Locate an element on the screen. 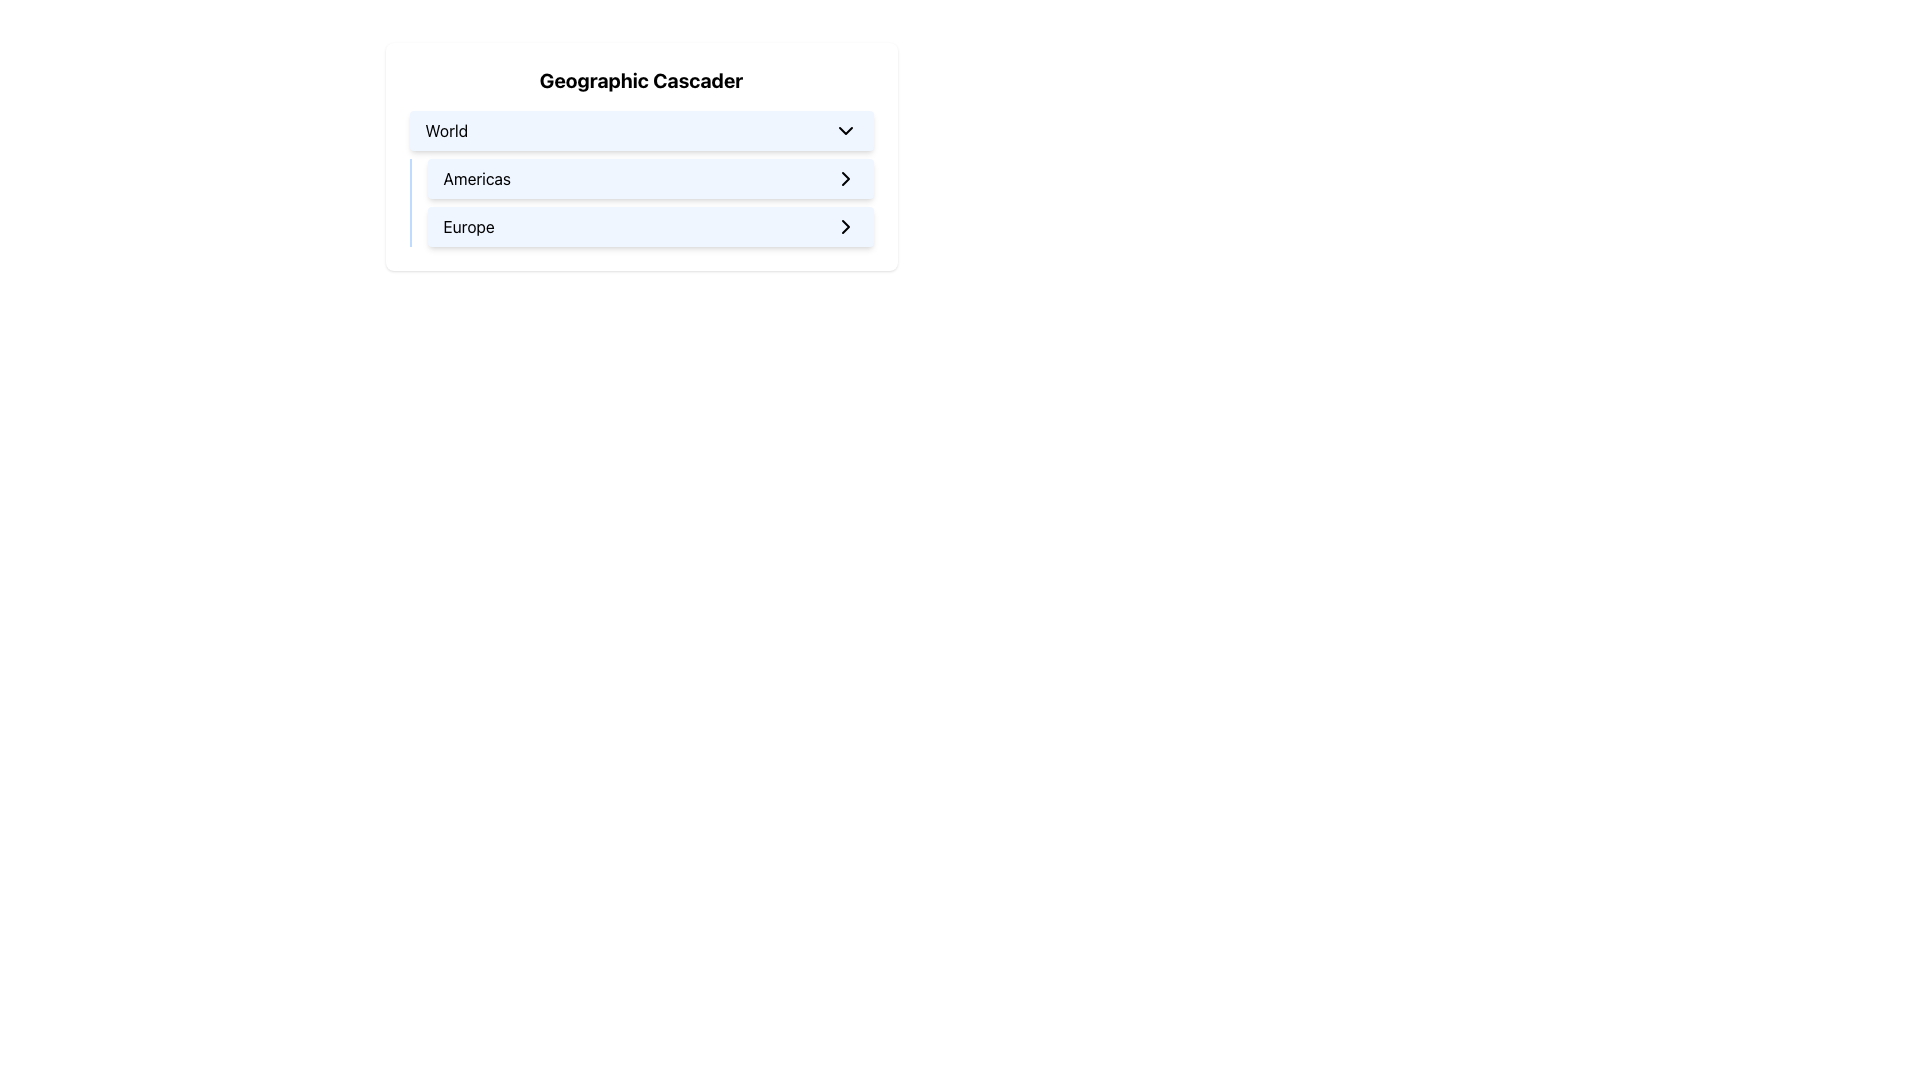 The image size is (1920, 1080). the text label displaying 'Europe', which is styled with a bold font and positioned within a light blue rounded rectangle, located below the label 'Americas' is located at coordinates (468, 226).